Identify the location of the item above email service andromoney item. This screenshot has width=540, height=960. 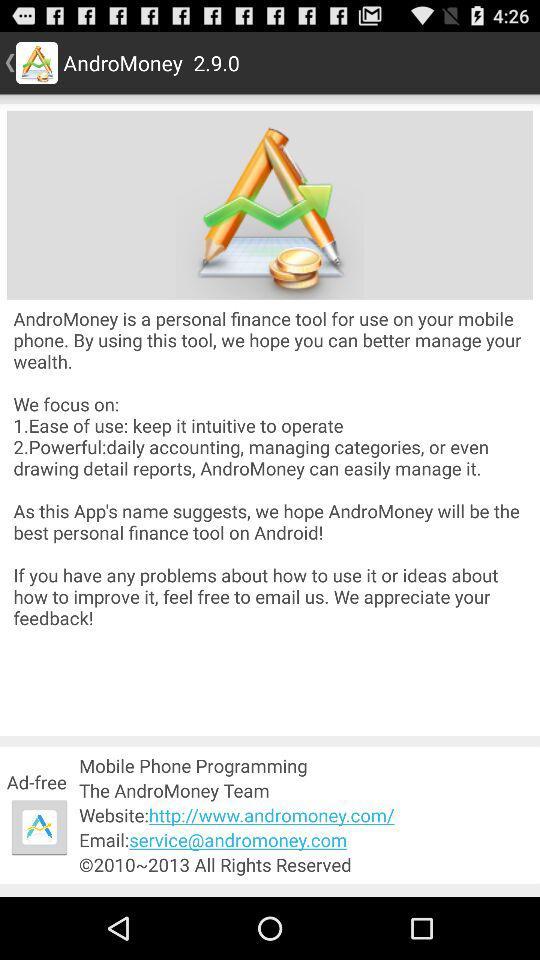
(306, 815).